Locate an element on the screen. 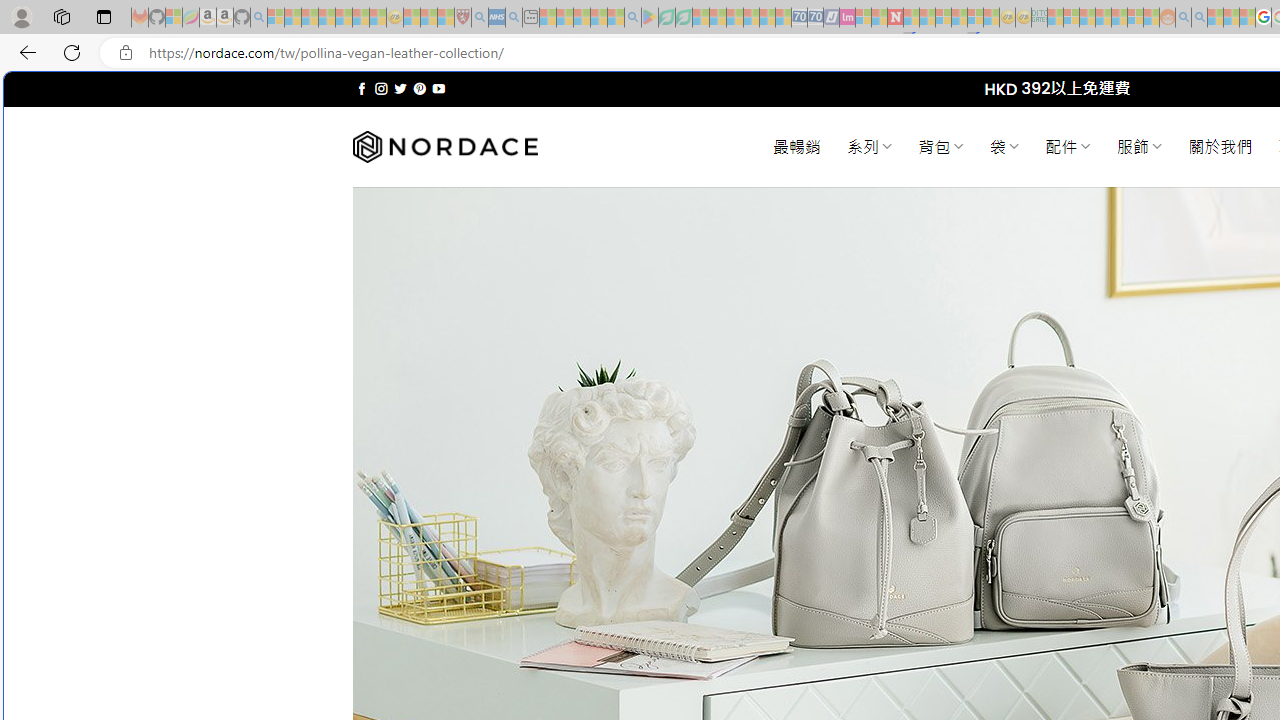 This screenshot has width=1280, height=720. 'Cheap Hotels - Save70.com - Sleeping' is located at coordinates (815, 17).